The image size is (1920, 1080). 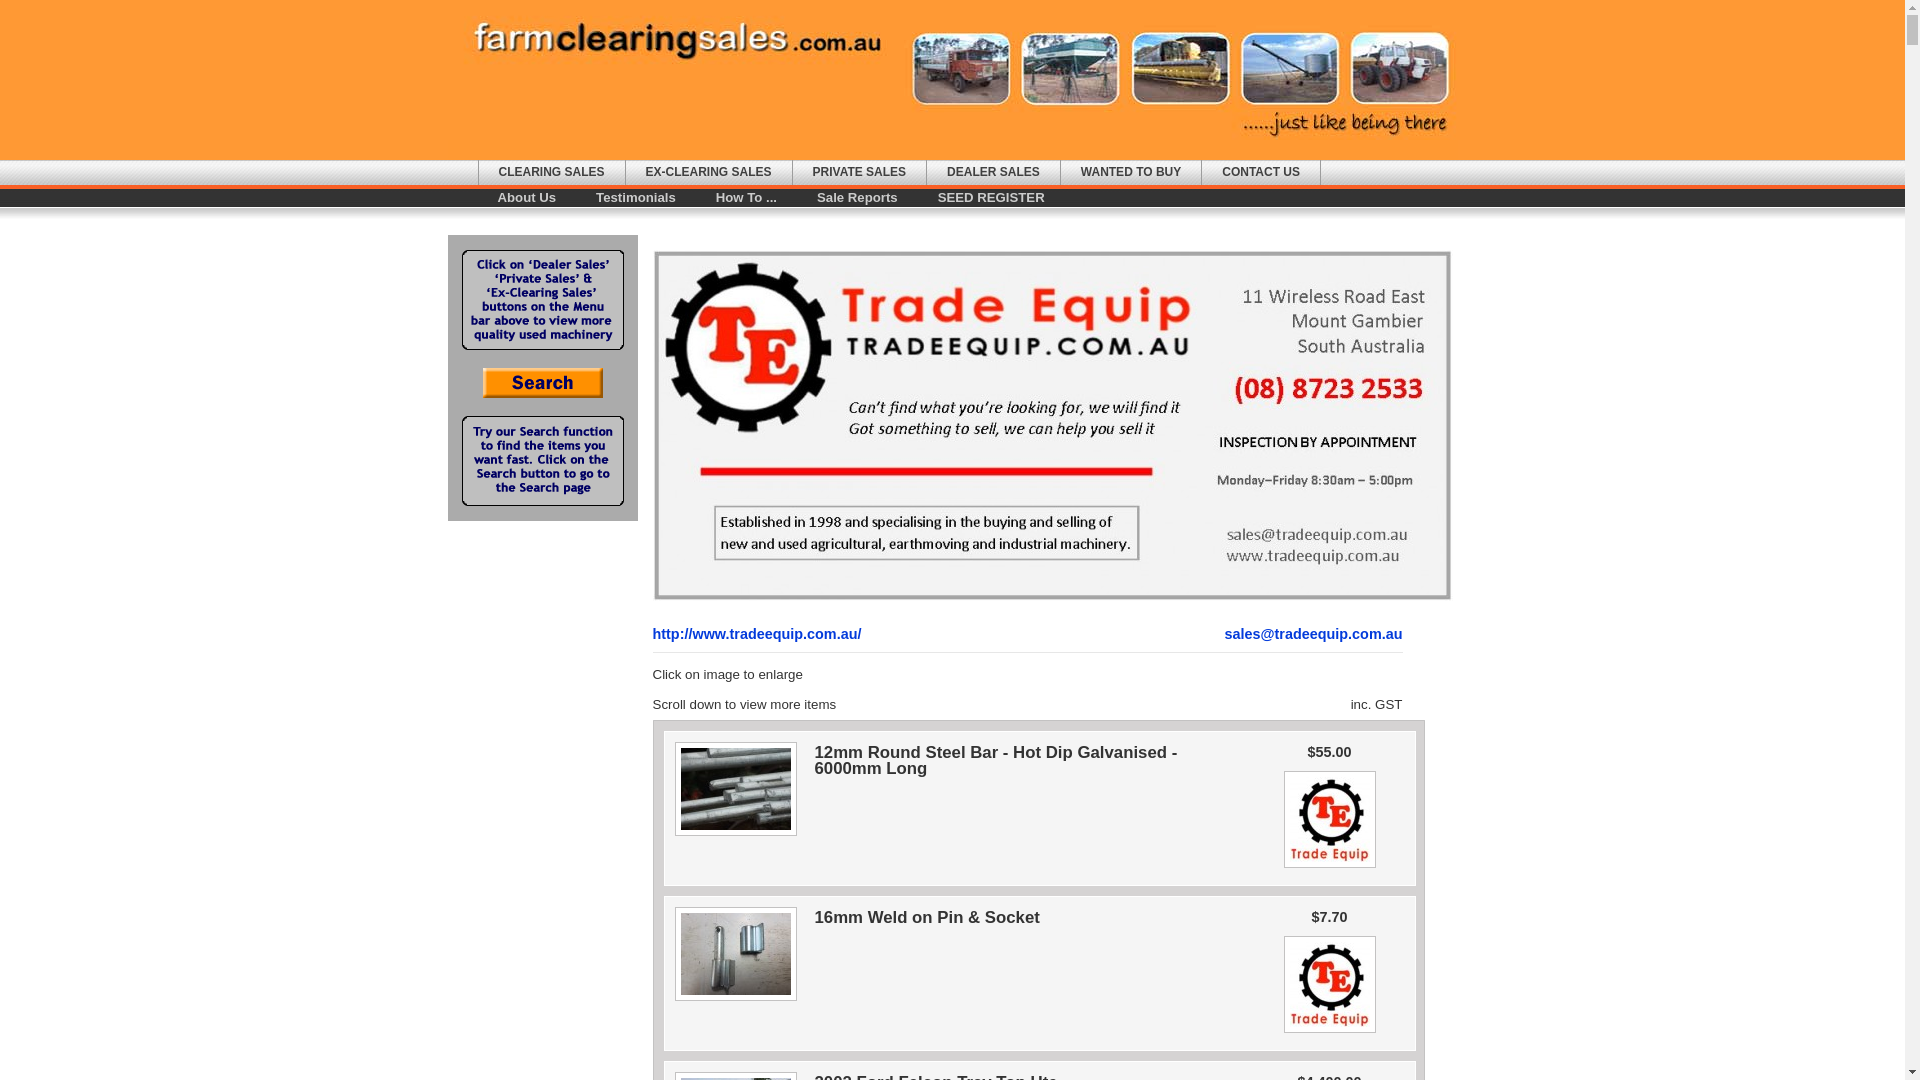 What do you see at coordinates (542, 393) in the screenshot?
I see `'search farm items'` at bounding box center [542, 393].